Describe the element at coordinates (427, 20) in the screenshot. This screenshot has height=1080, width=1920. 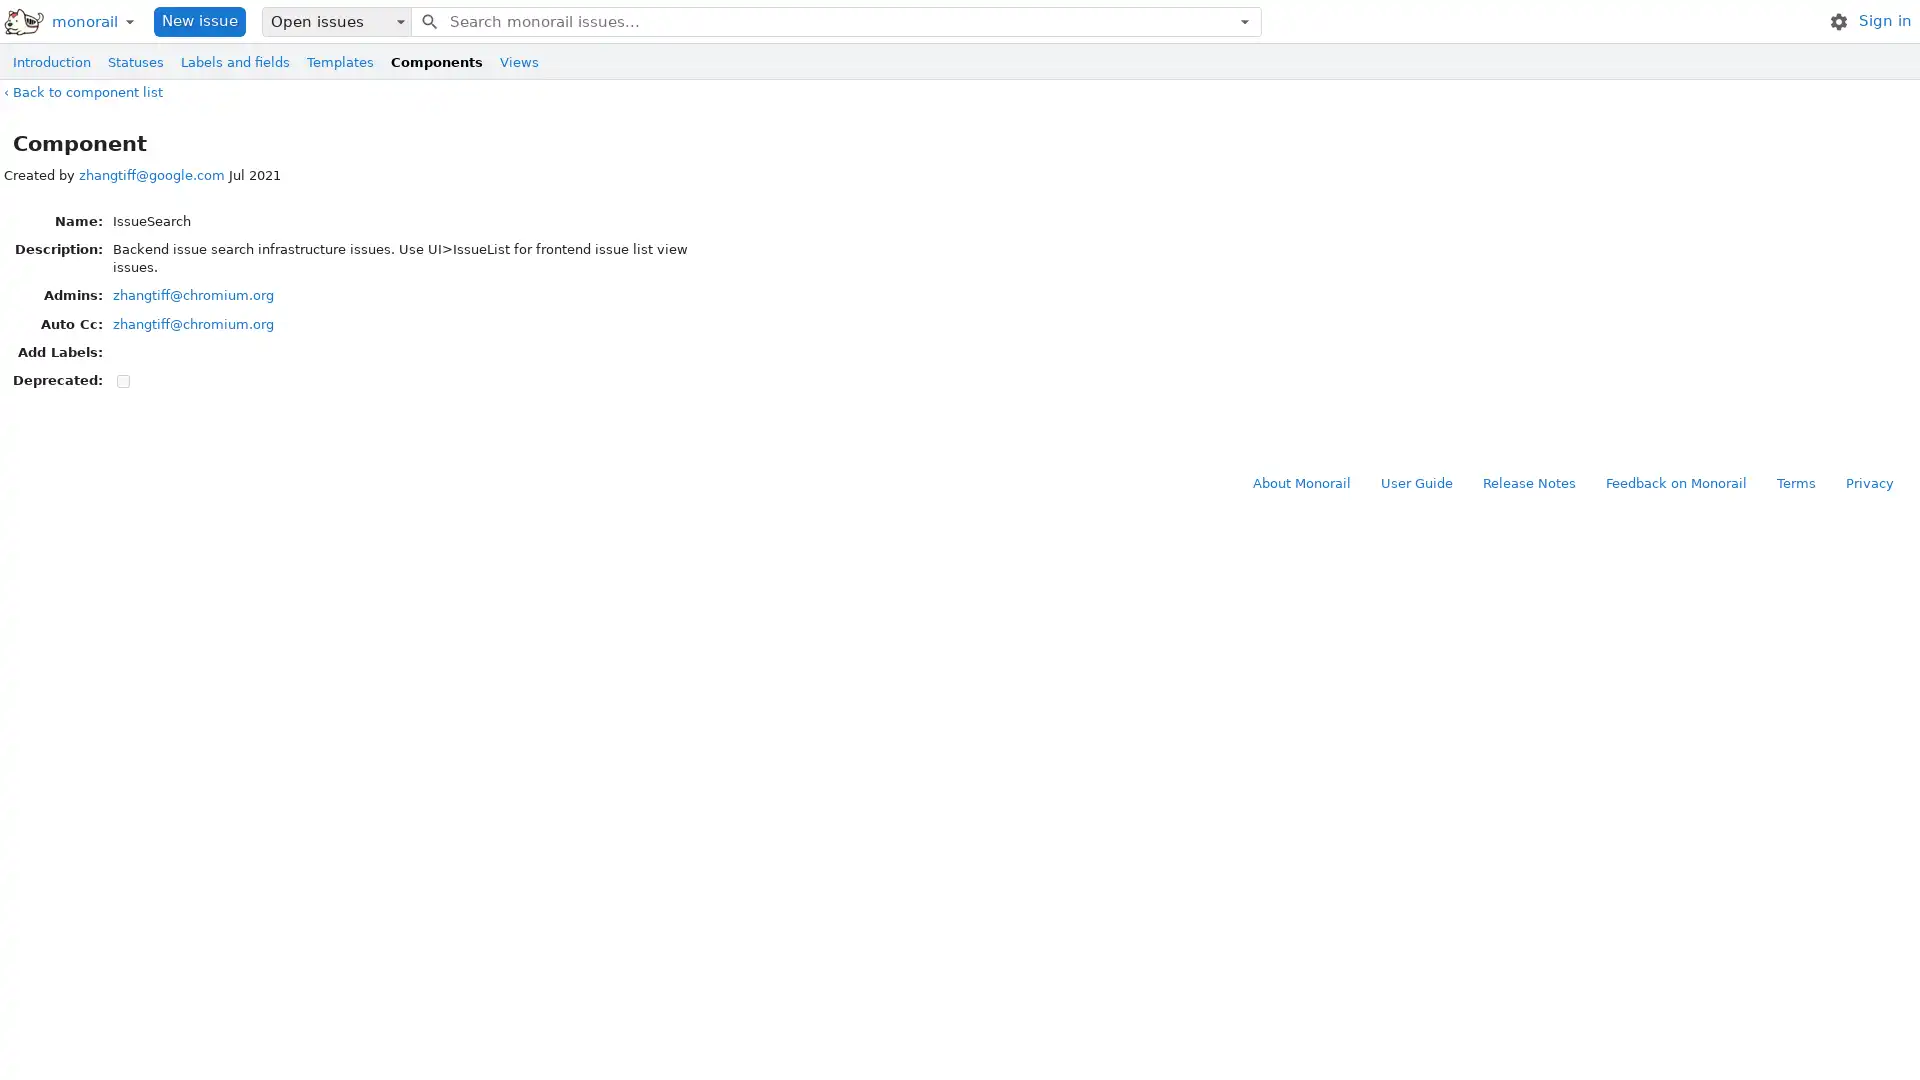
I see `search` at that location.